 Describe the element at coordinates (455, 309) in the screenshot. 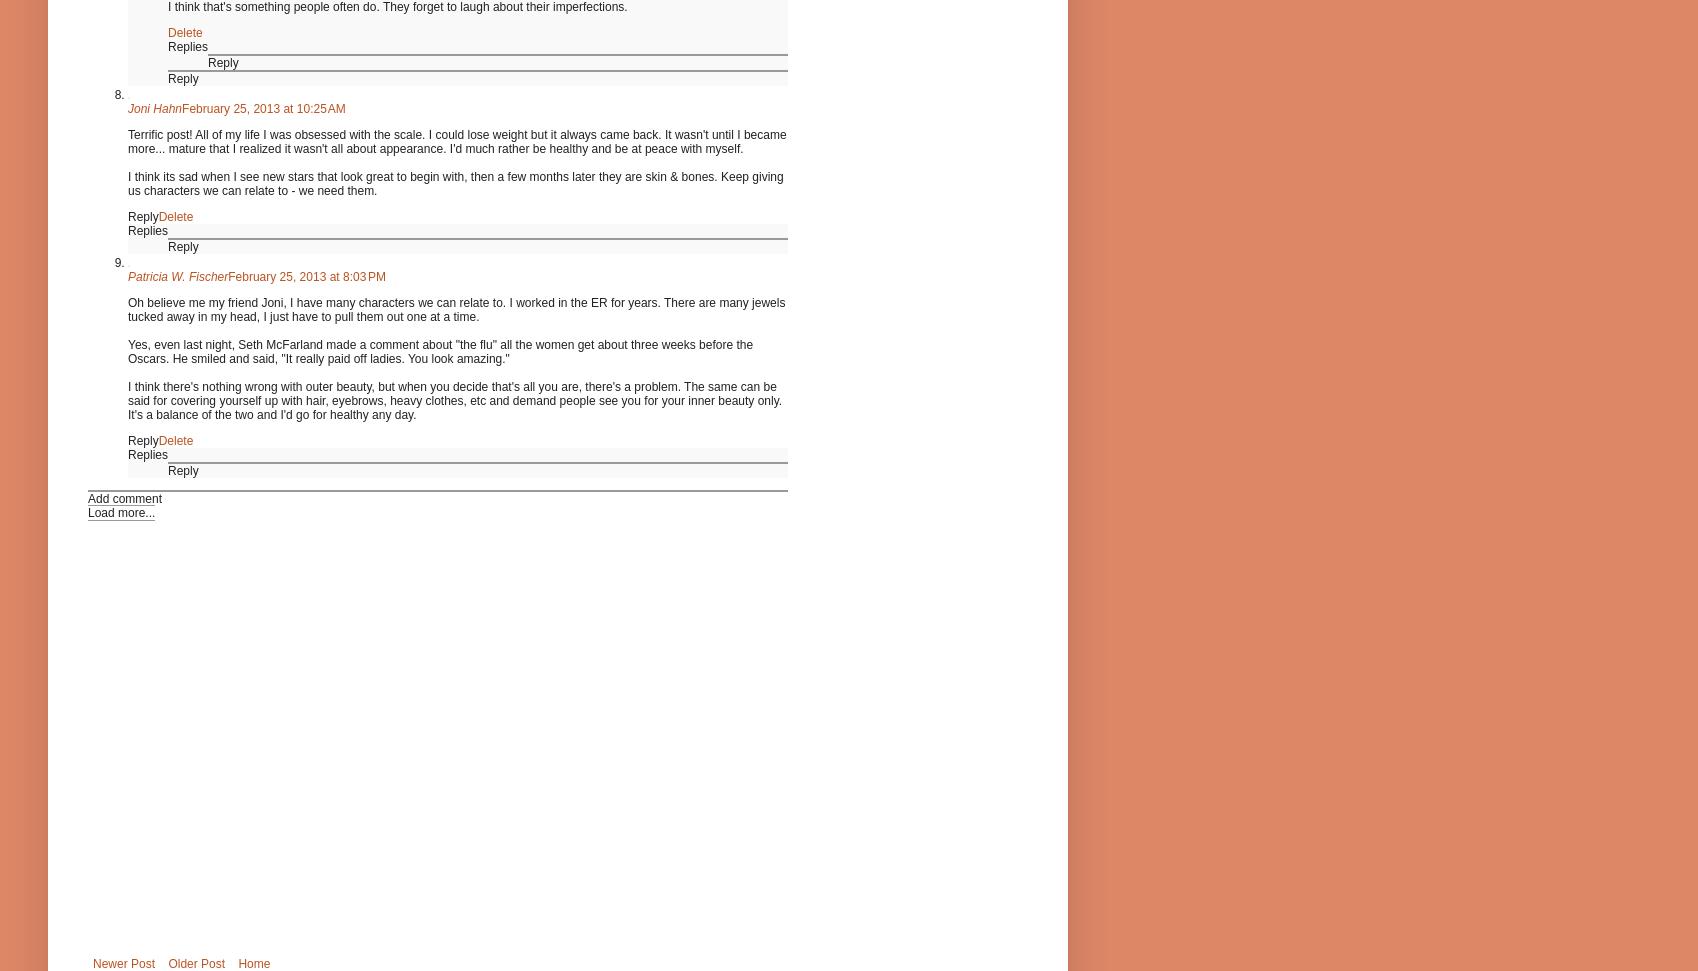

I see `'Oh believe me my friend Joni, I have many characters we can relate to. I worked in the ER for years. There are many jewels tucked away in my head, I just have to pull them out one at a time.'` at that location.